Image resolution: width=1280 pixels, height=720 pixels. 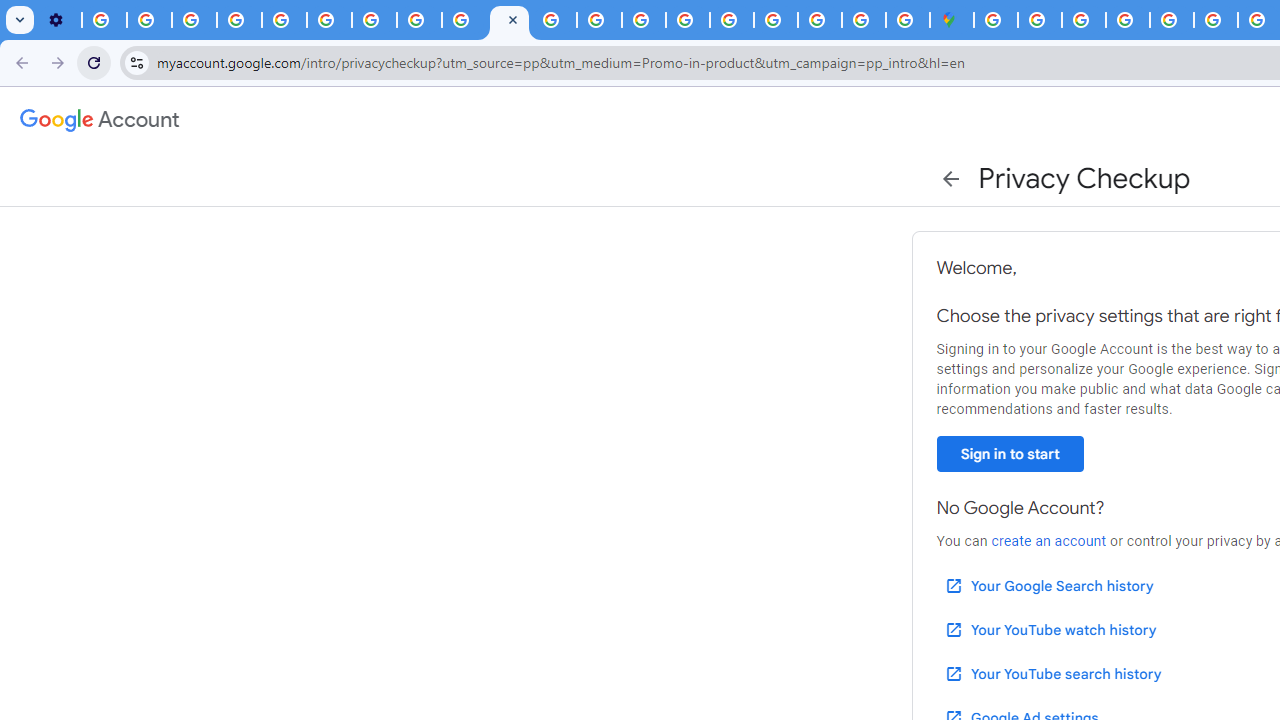 I want to click on 'Sign in - Google Accounts', so click(x=995, y=20).